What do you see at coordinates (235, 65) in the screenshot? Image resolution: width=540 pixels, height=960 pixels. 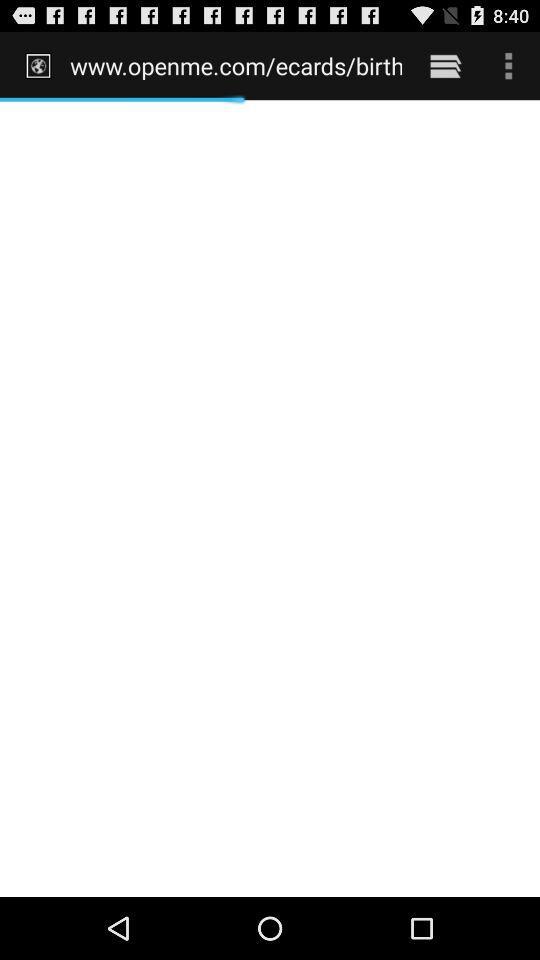 I see `www openme com` at bounding box center [235, 65].